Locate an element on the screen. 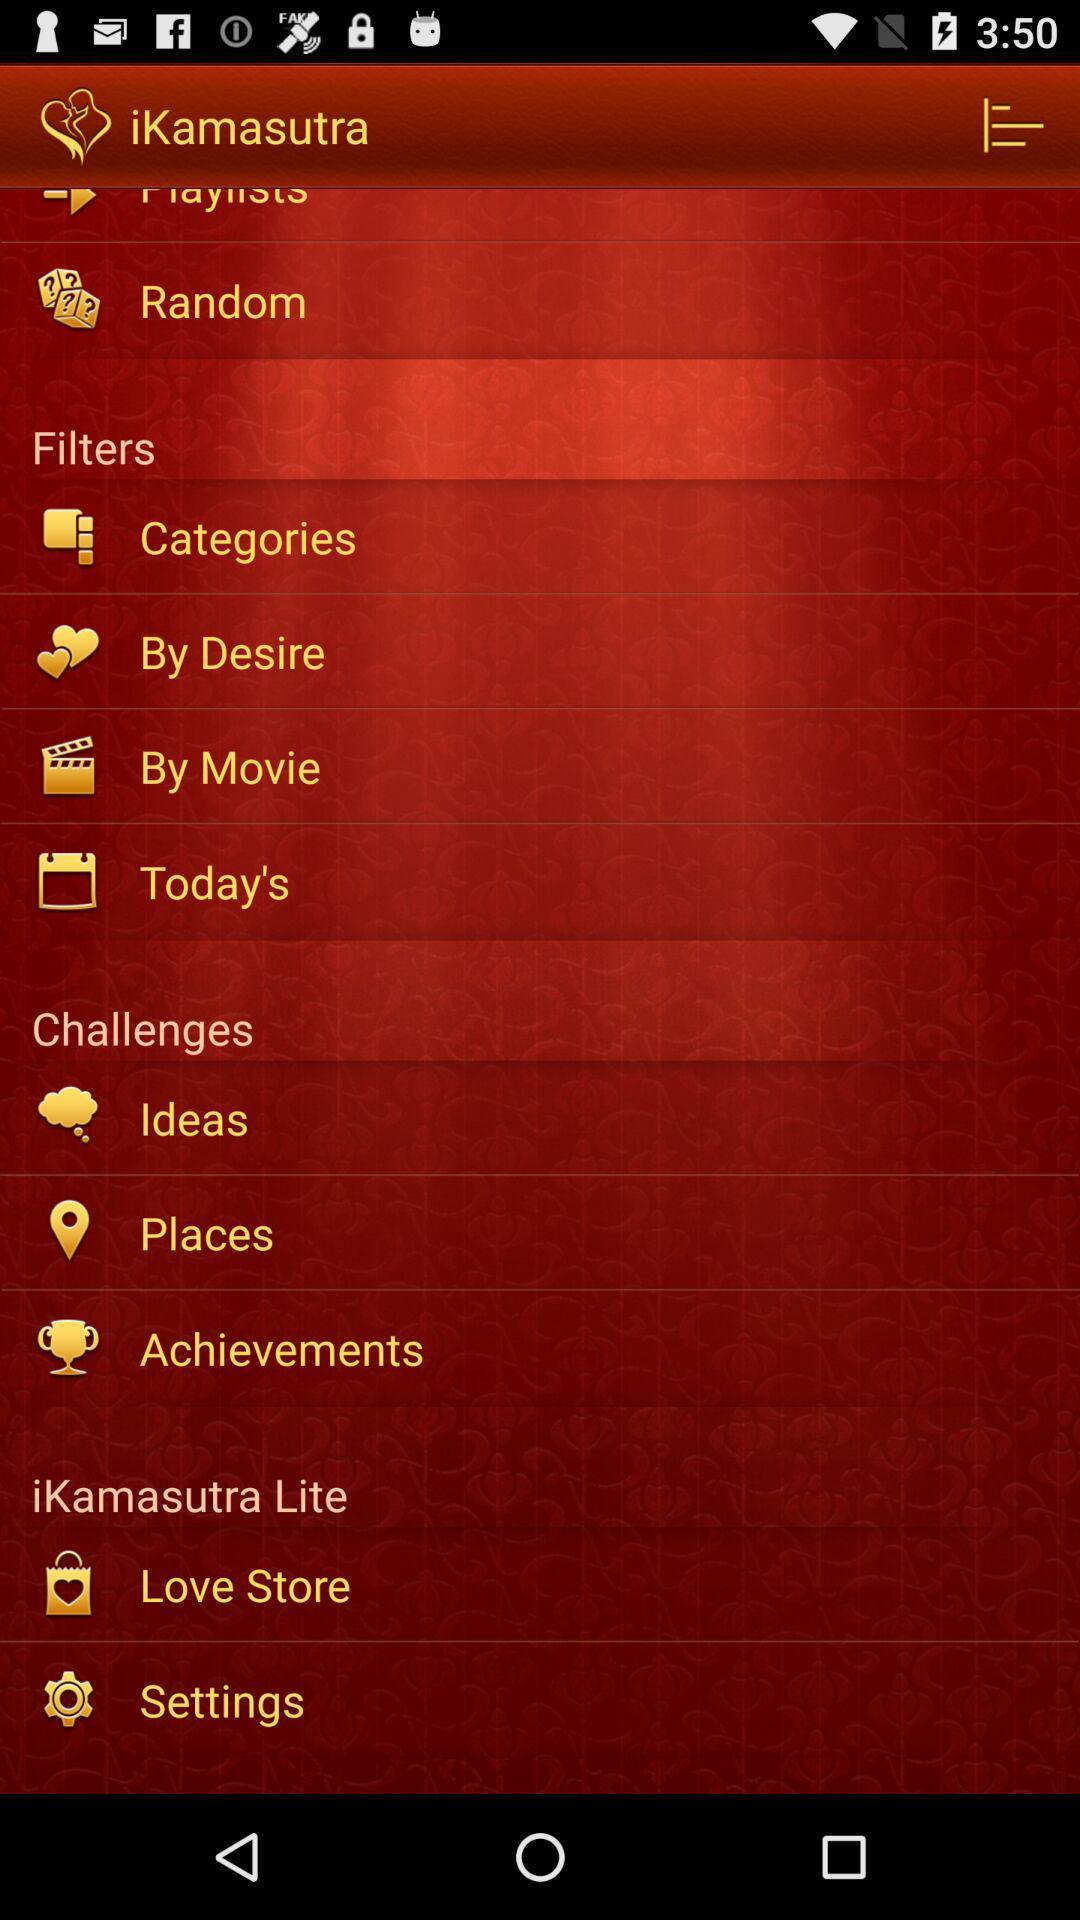 The height and width of the screenshot is (1920, 1080). the by desire is located at coordinates (595, 651).